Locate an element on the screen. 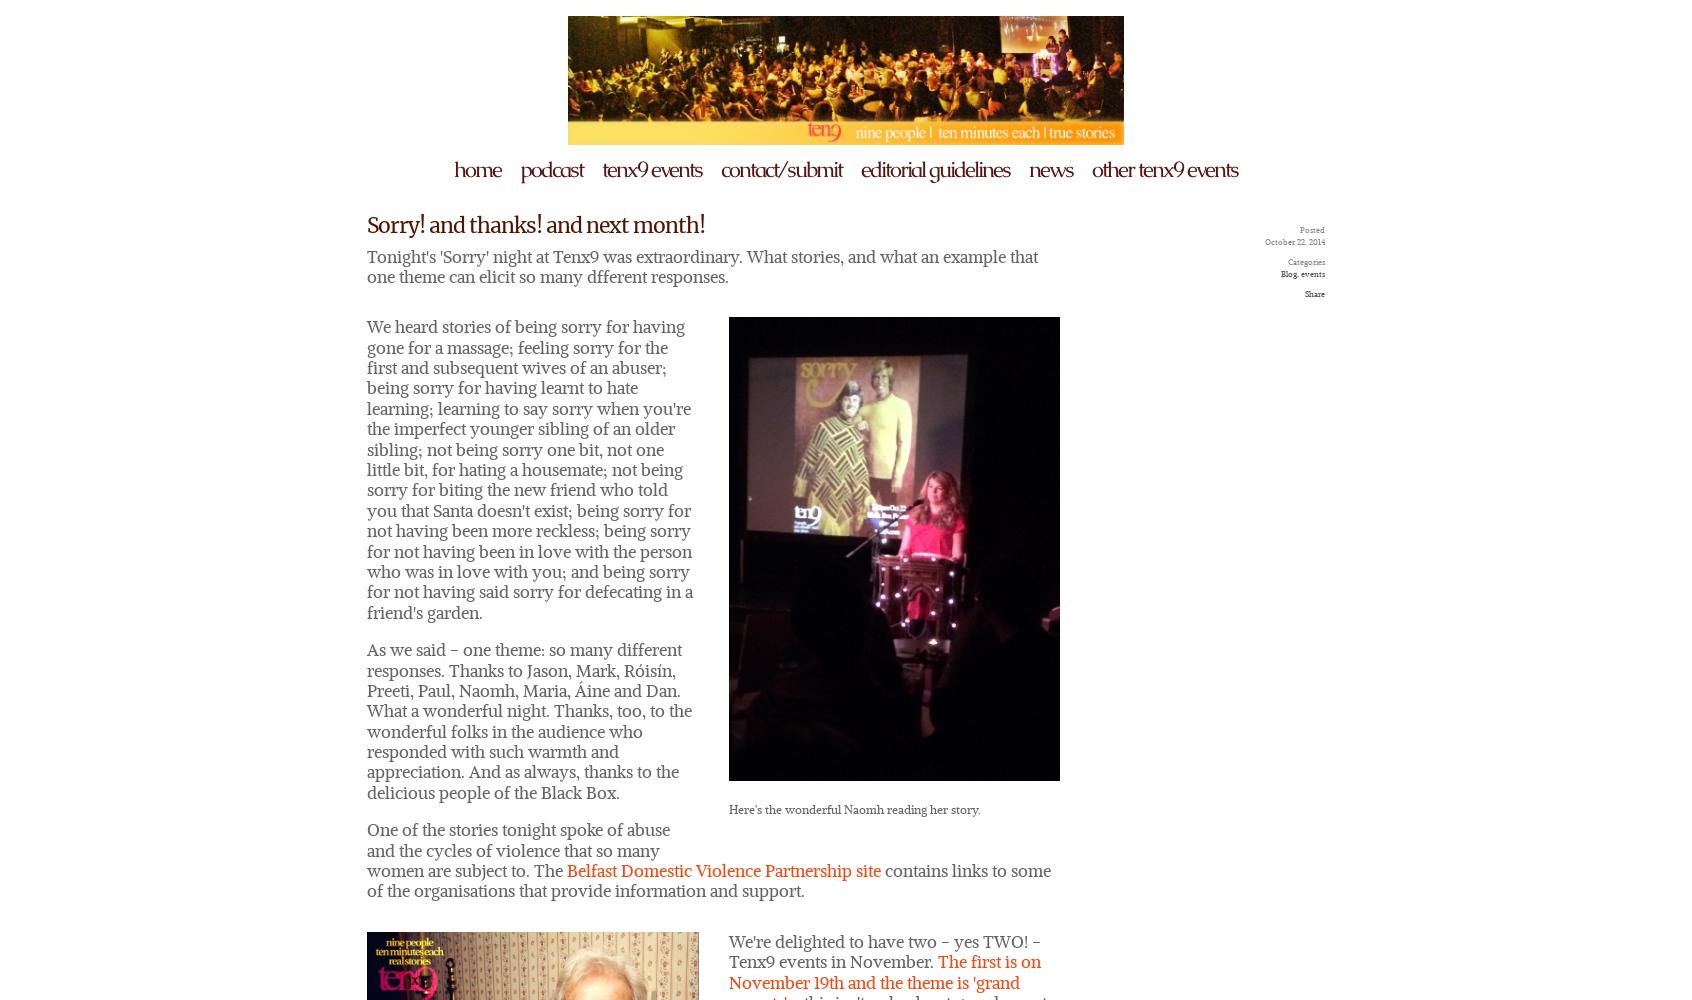 This screenshot has height=1000, width=1692. 'Here's the wonderful Naomh reading her story.' is located at coordinates (852, 809).